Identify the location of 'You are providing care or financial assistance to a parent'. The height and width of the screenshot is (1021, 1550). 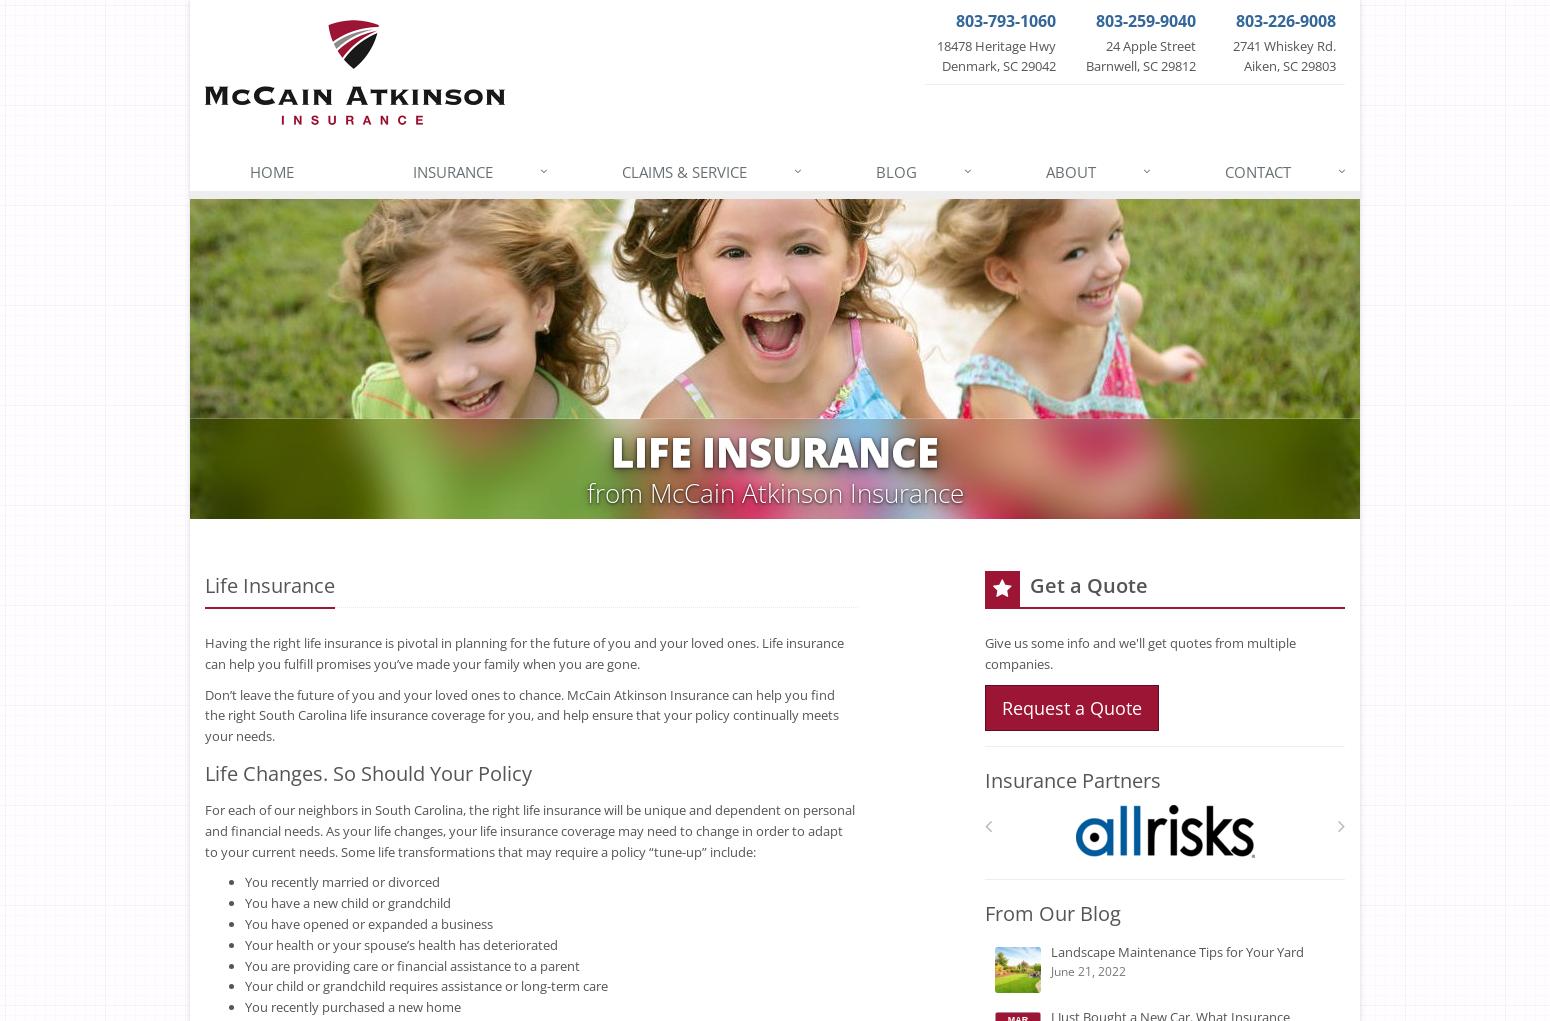
(412, 964).